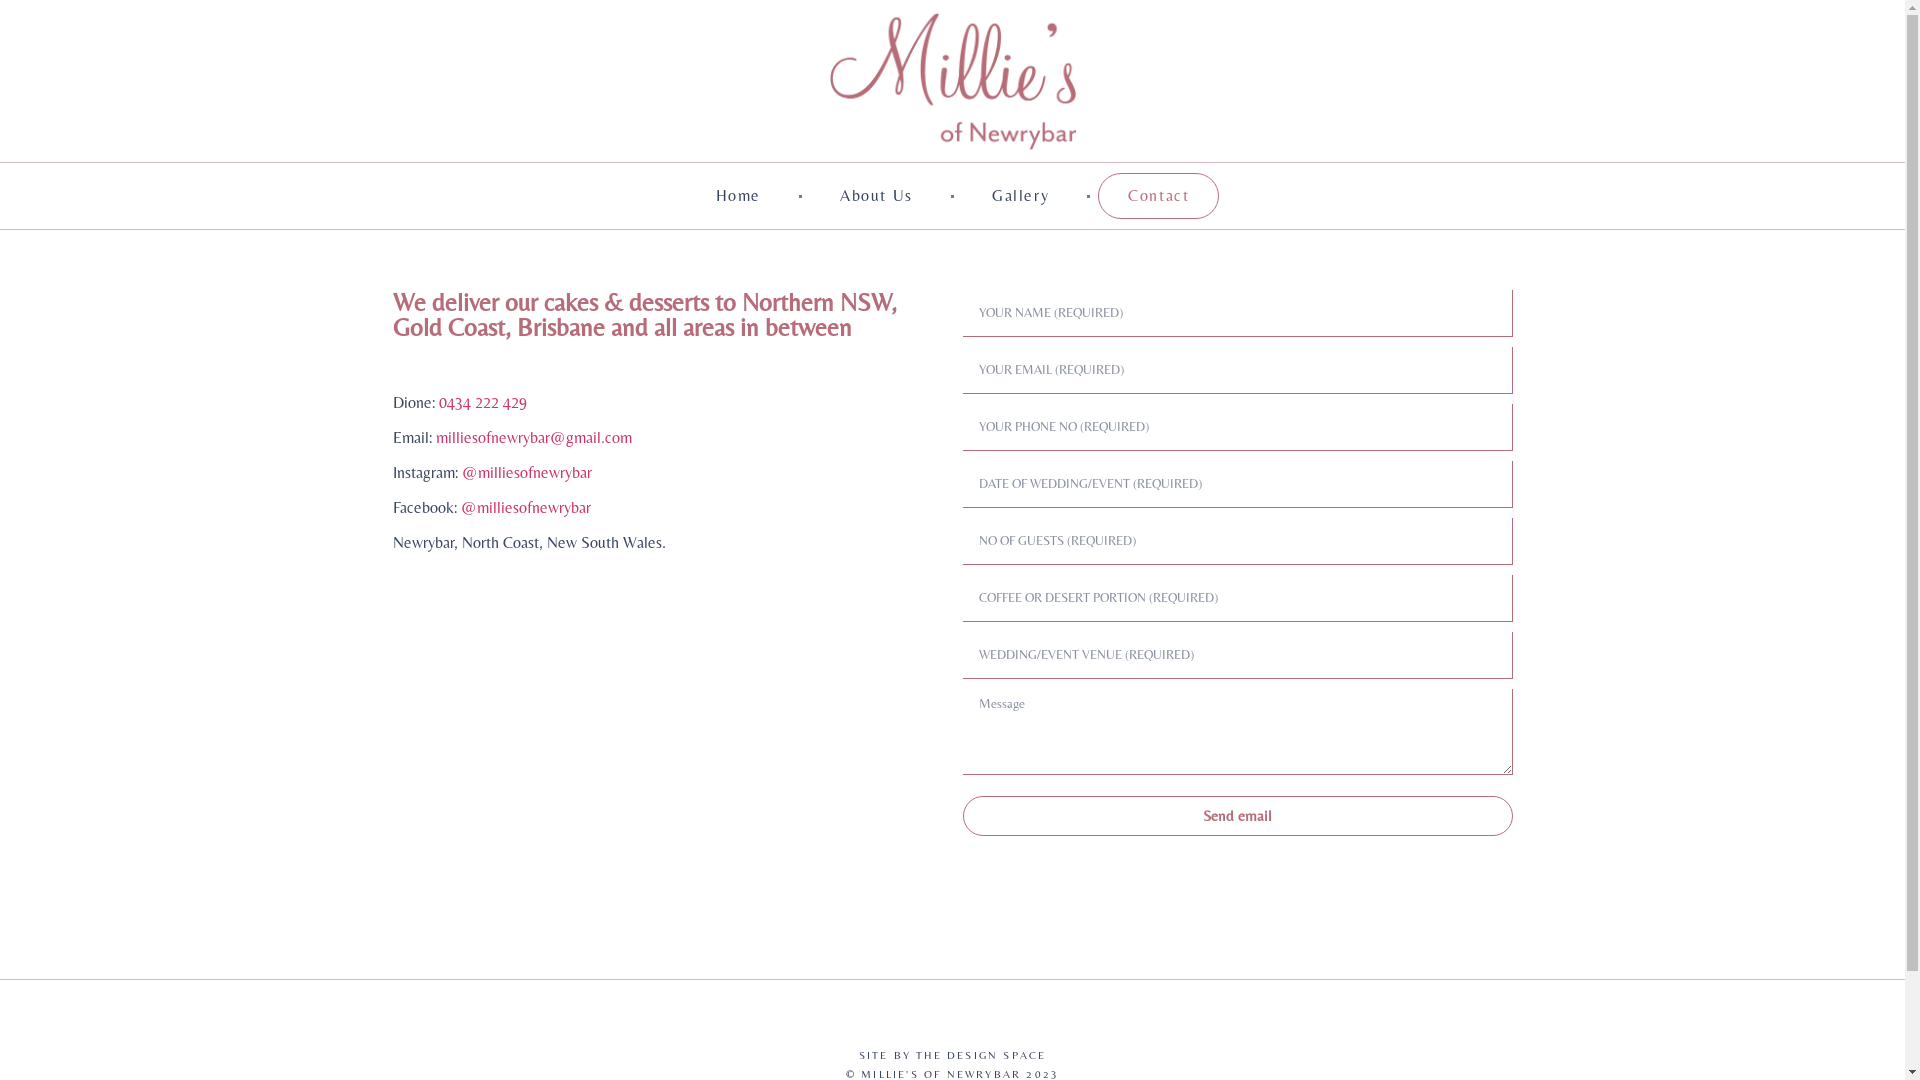 The height and width of the screenshot is (1080, 1920). What do you see at coordinates (952, 1054) in the screenshot?
I see `'SITE BY THE DESIGN SPACE'` at bounding box center [952, 1054].